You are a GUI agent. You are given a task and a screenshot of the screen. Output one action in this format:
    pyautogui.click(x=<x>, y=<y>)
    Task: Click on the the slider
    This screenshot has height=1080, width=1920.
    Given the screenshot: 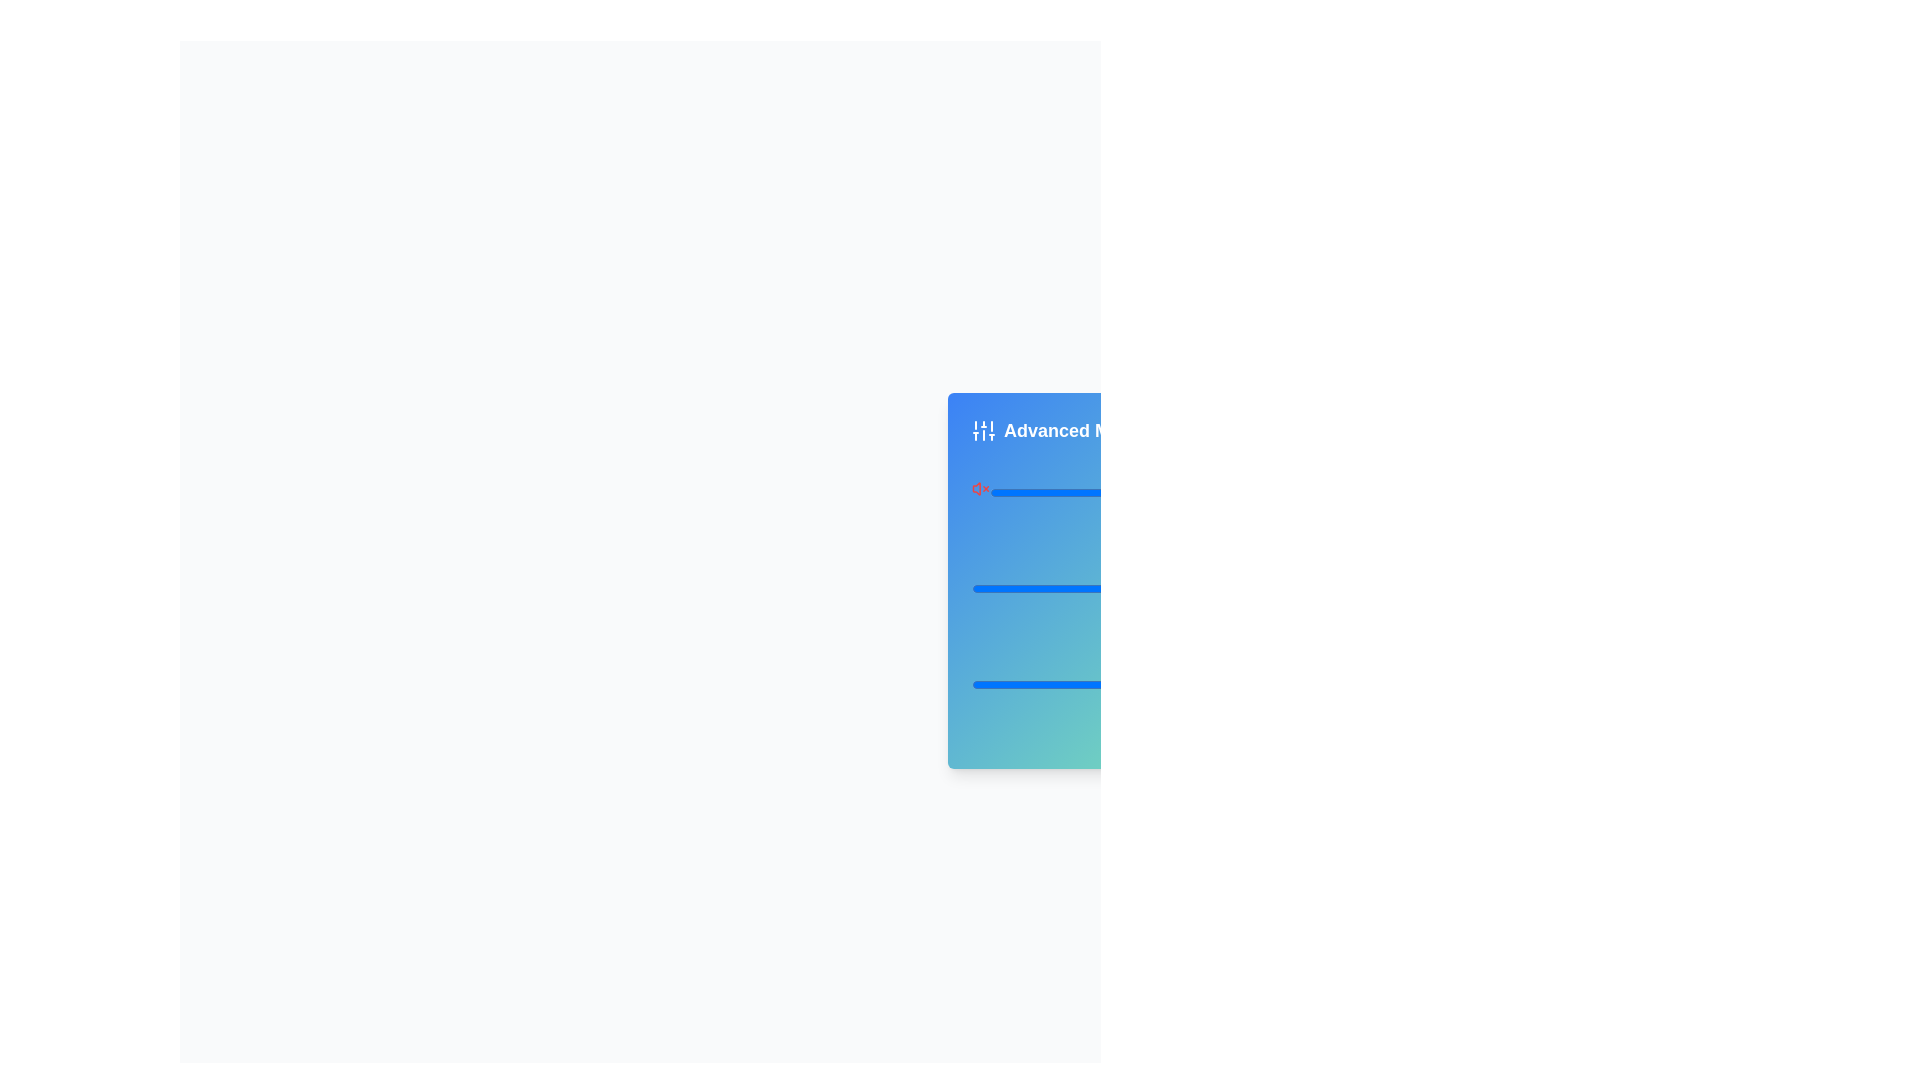 What is the action you would take?
    pyautogui.click(x=1197, y=493)
    